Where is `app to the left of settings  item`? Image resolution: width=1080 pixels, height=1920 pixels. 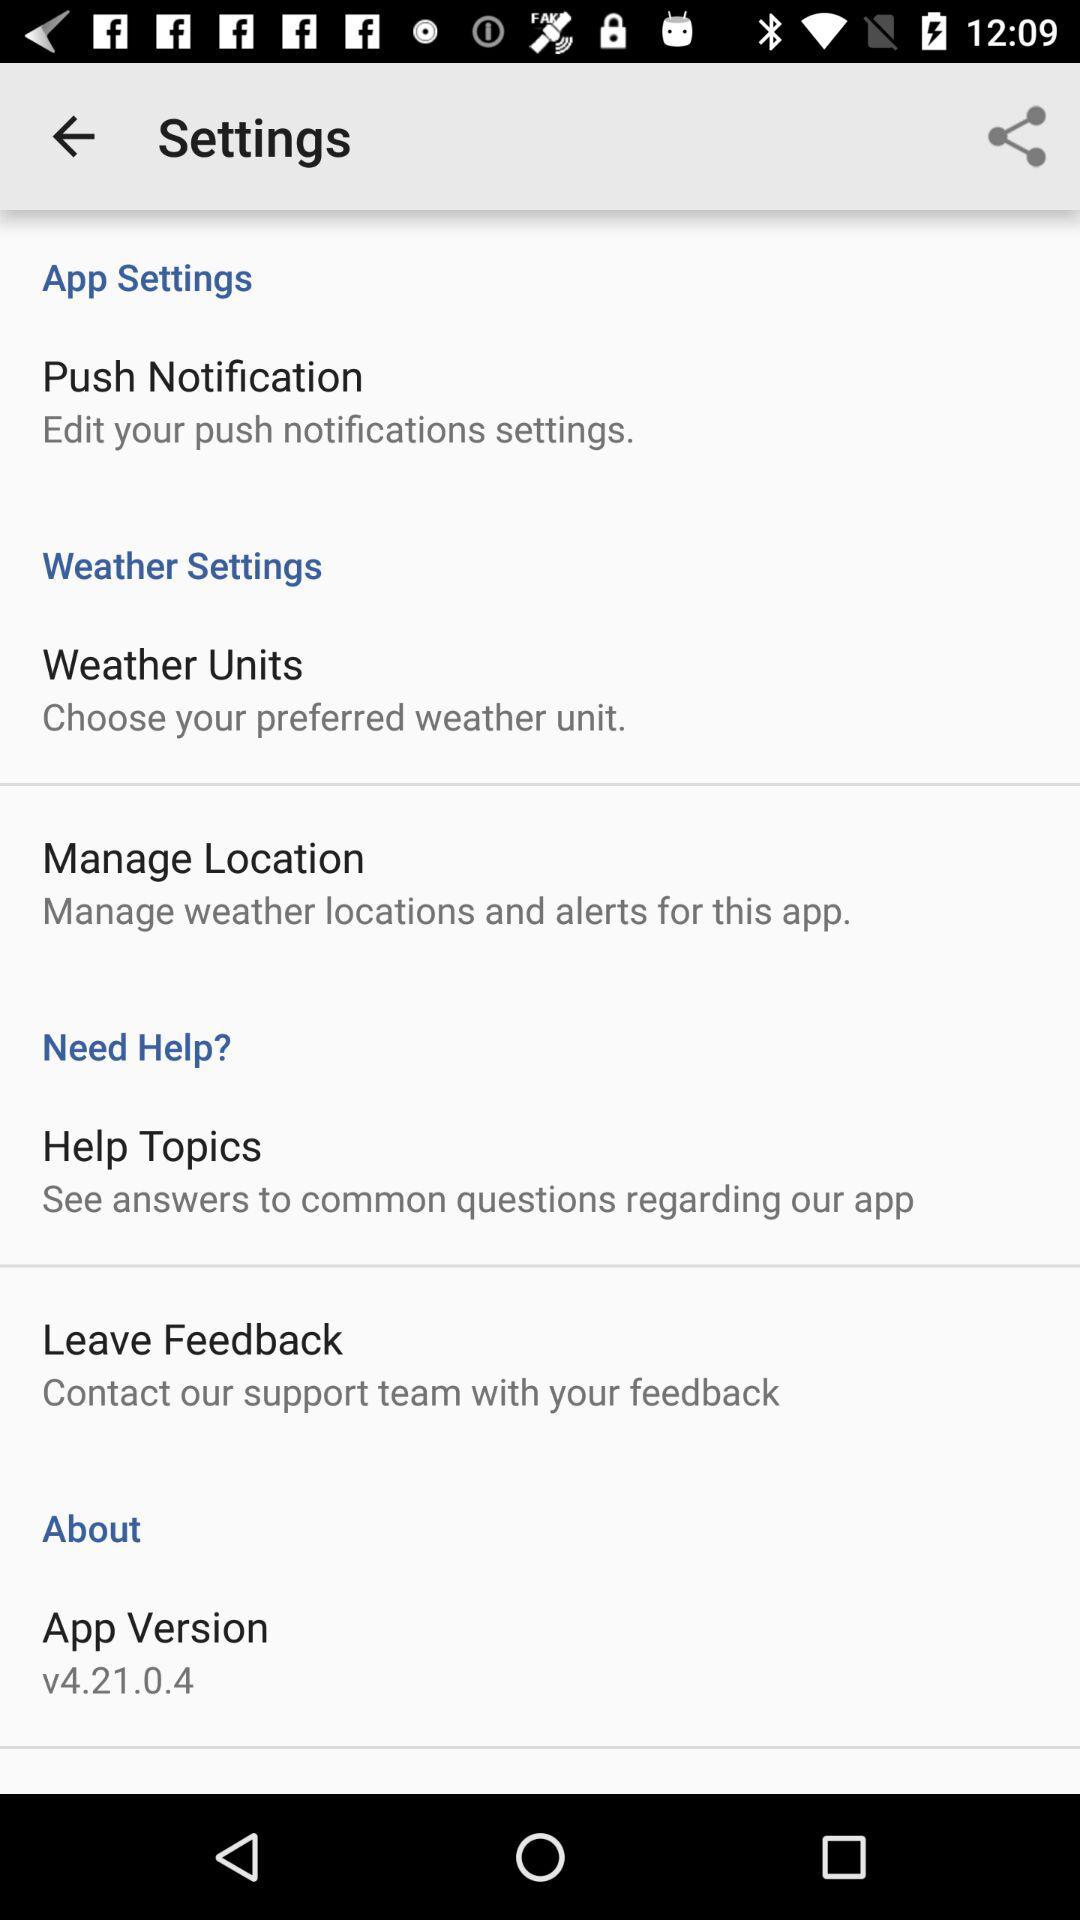
app to the left of settings  item is located at coordinates (72, 135).